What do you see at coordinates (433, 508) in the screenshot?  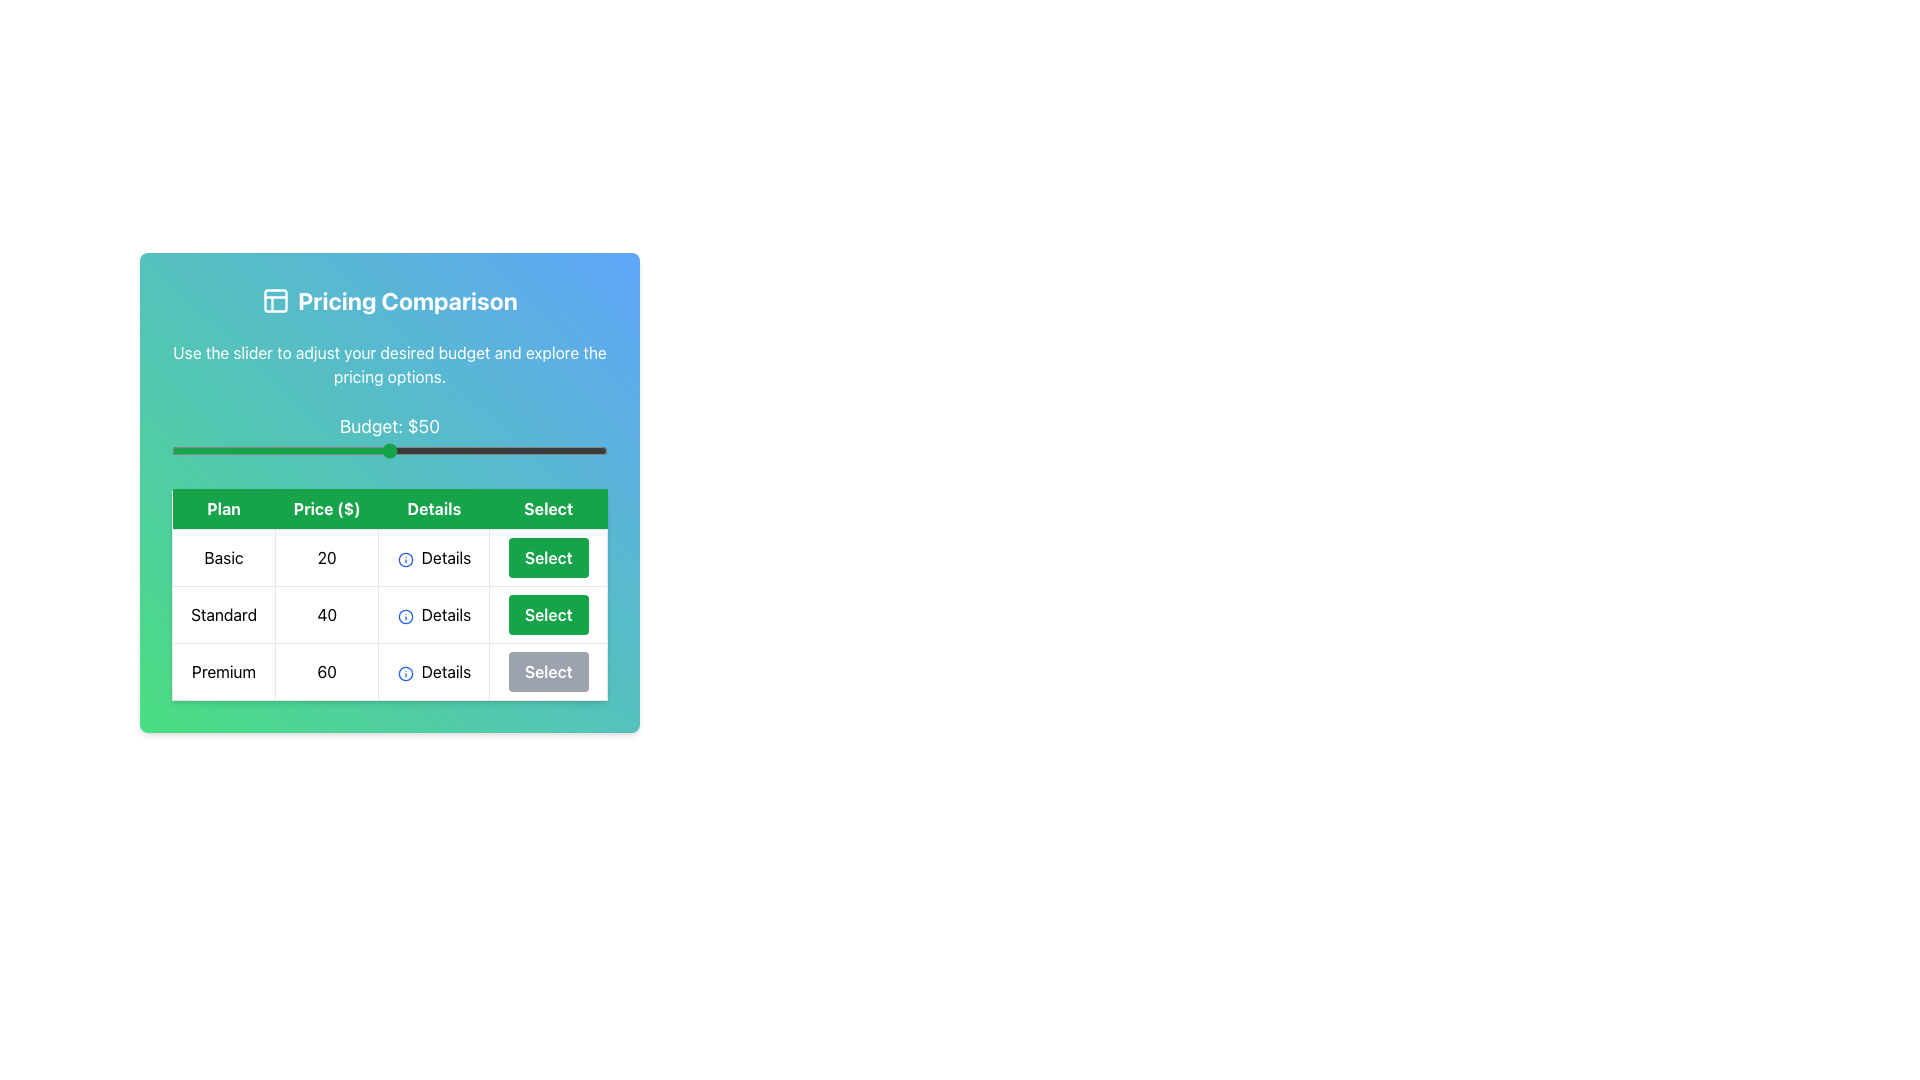 I see `the third column header cell labeled 'Details' in the table, which is positioned between 'Price ($)' and 'Select'` at bounding box center [433, 508].